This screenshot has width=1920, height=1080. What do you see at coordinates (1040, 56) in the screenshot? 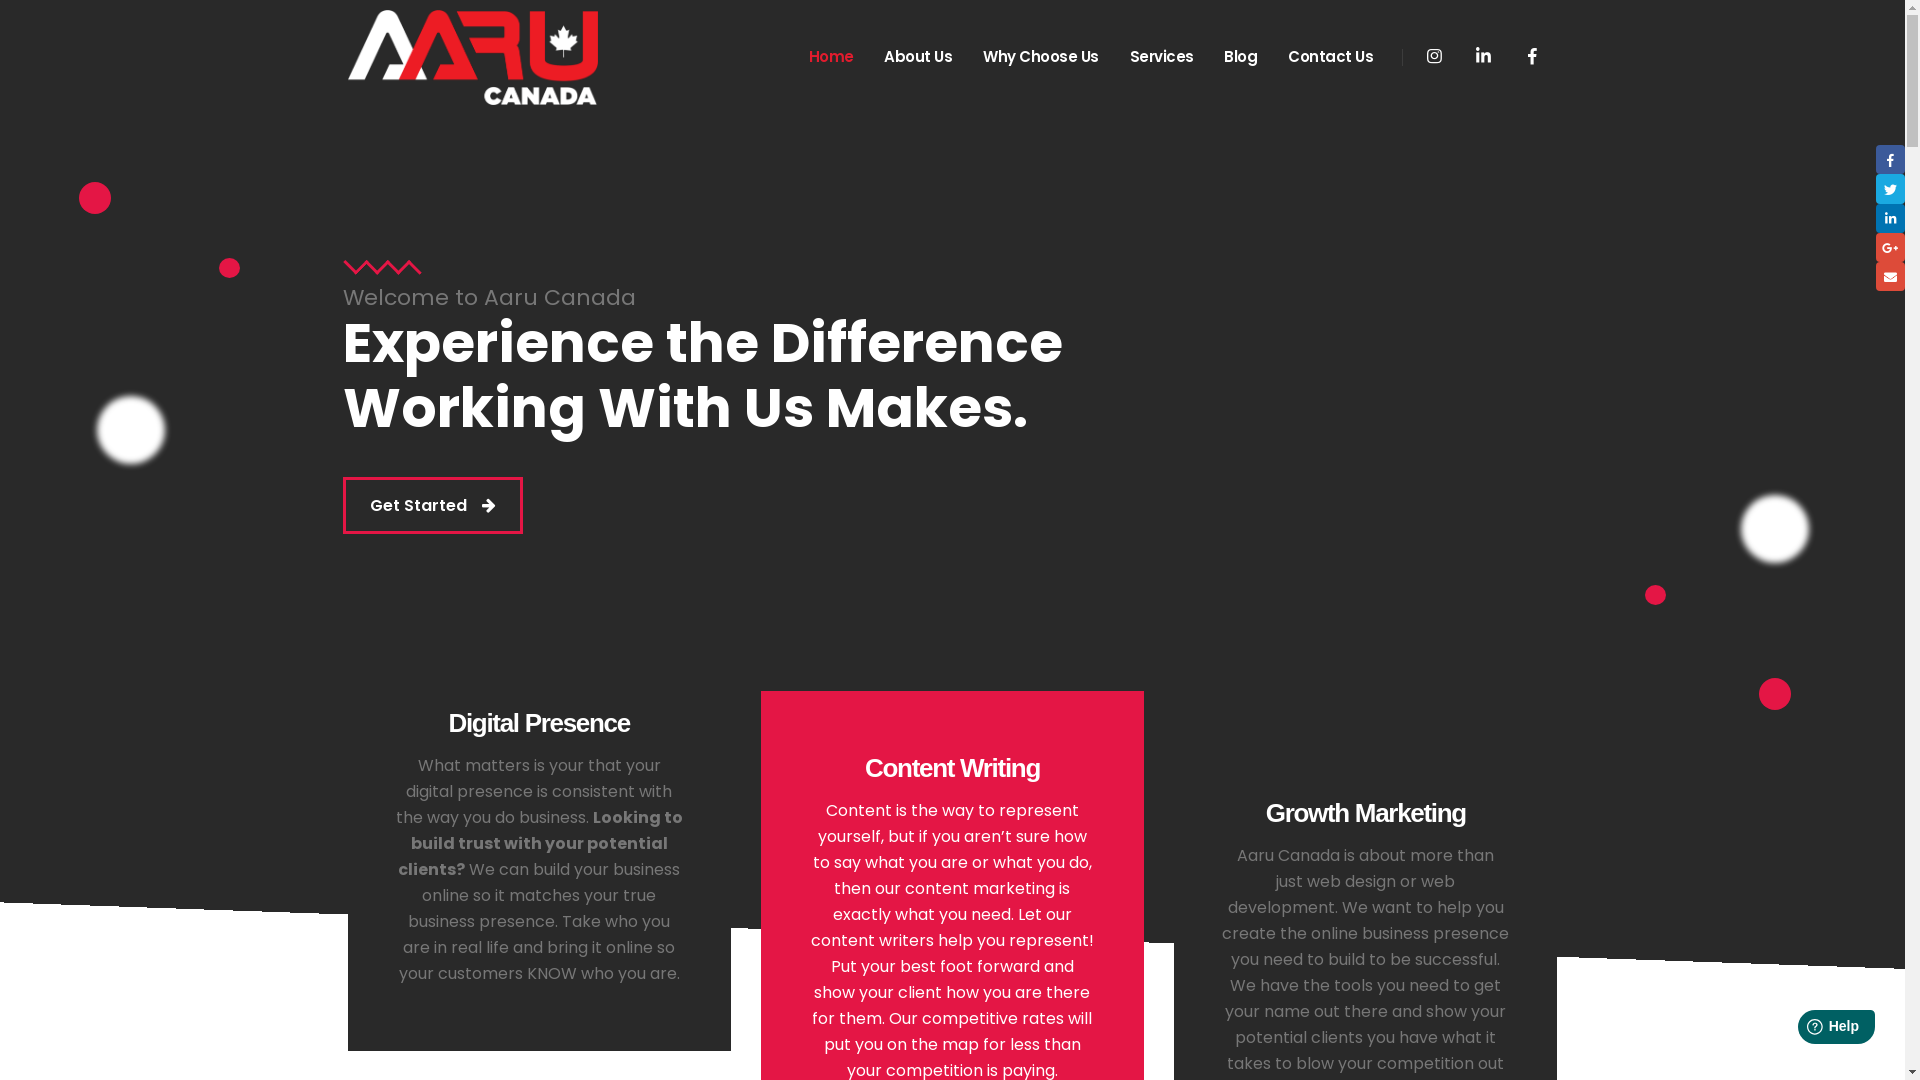
I see `'Why Choose Us'` at bounding box center [1040, 56].